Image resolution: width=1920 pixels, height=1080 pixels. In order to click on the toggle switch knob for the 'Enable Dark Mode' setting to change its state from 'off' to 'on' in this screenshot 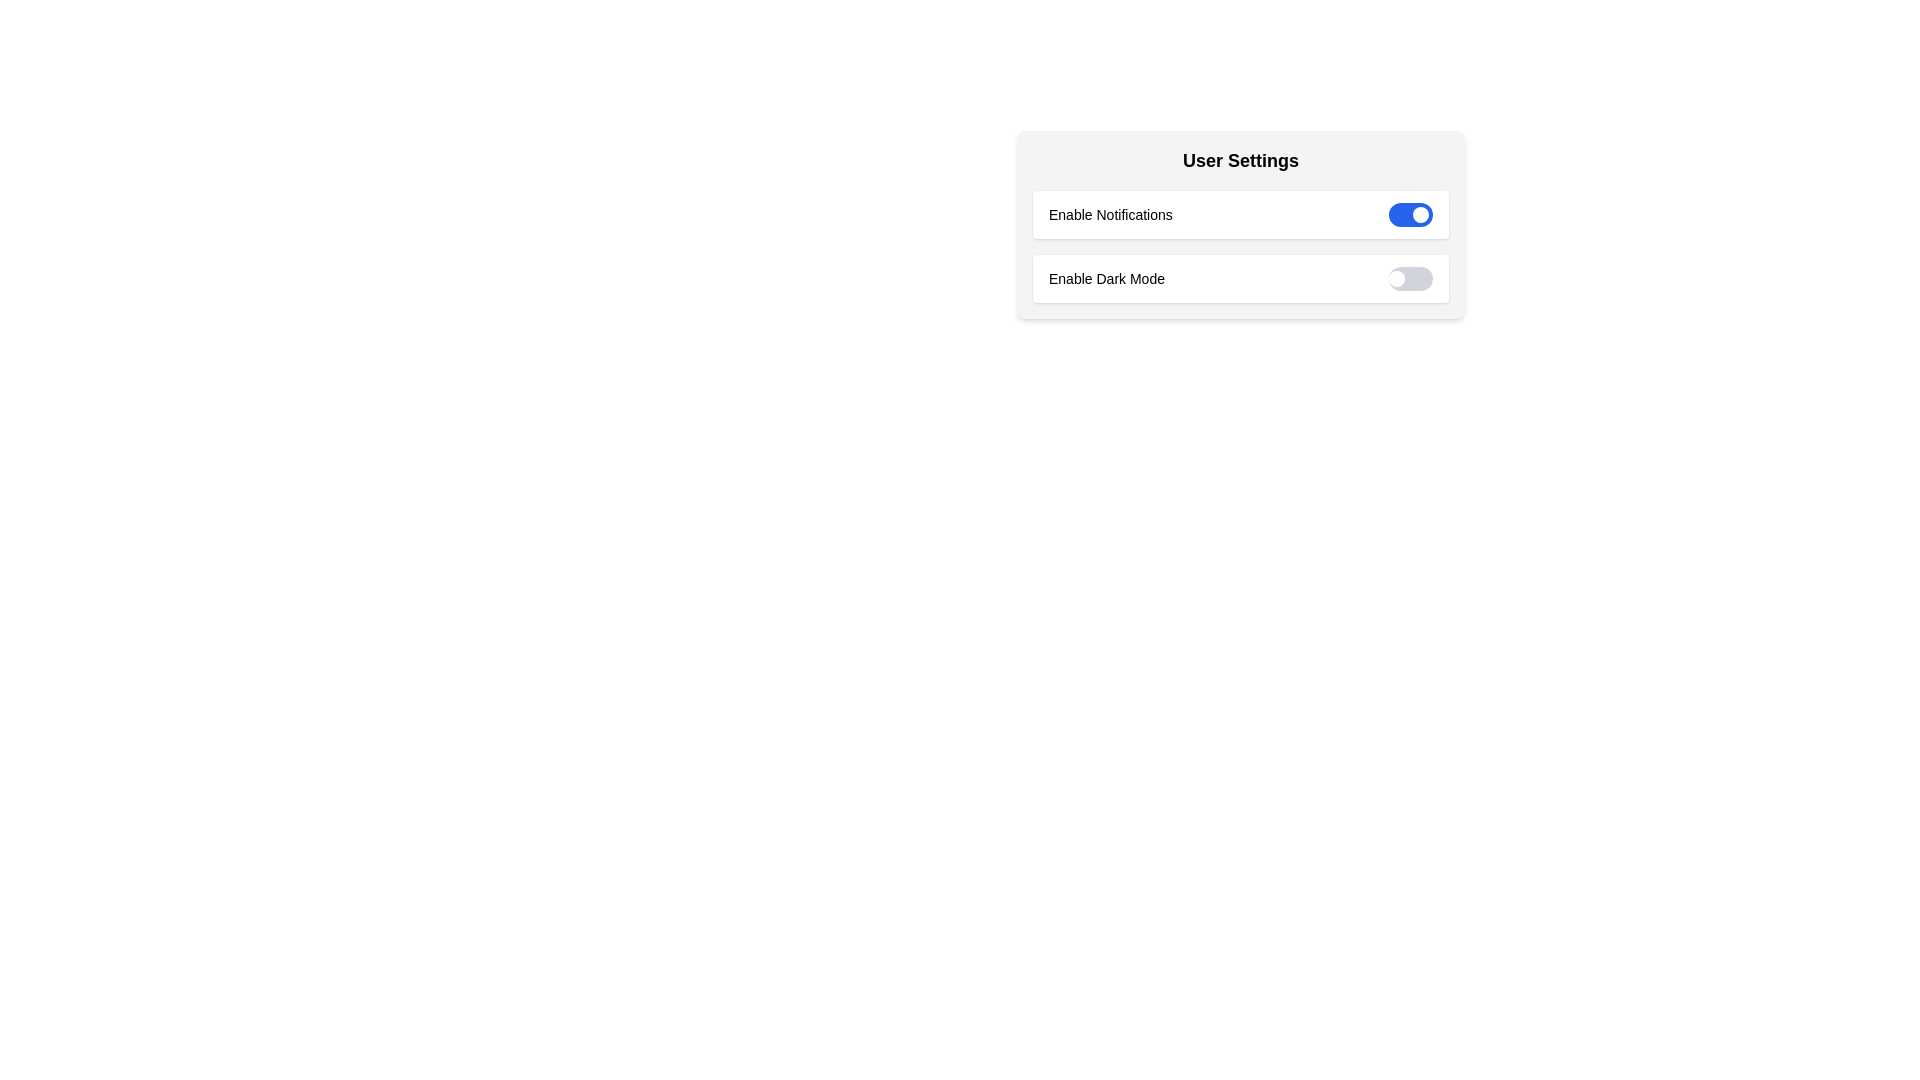, I will do `click(1395, 278)`.